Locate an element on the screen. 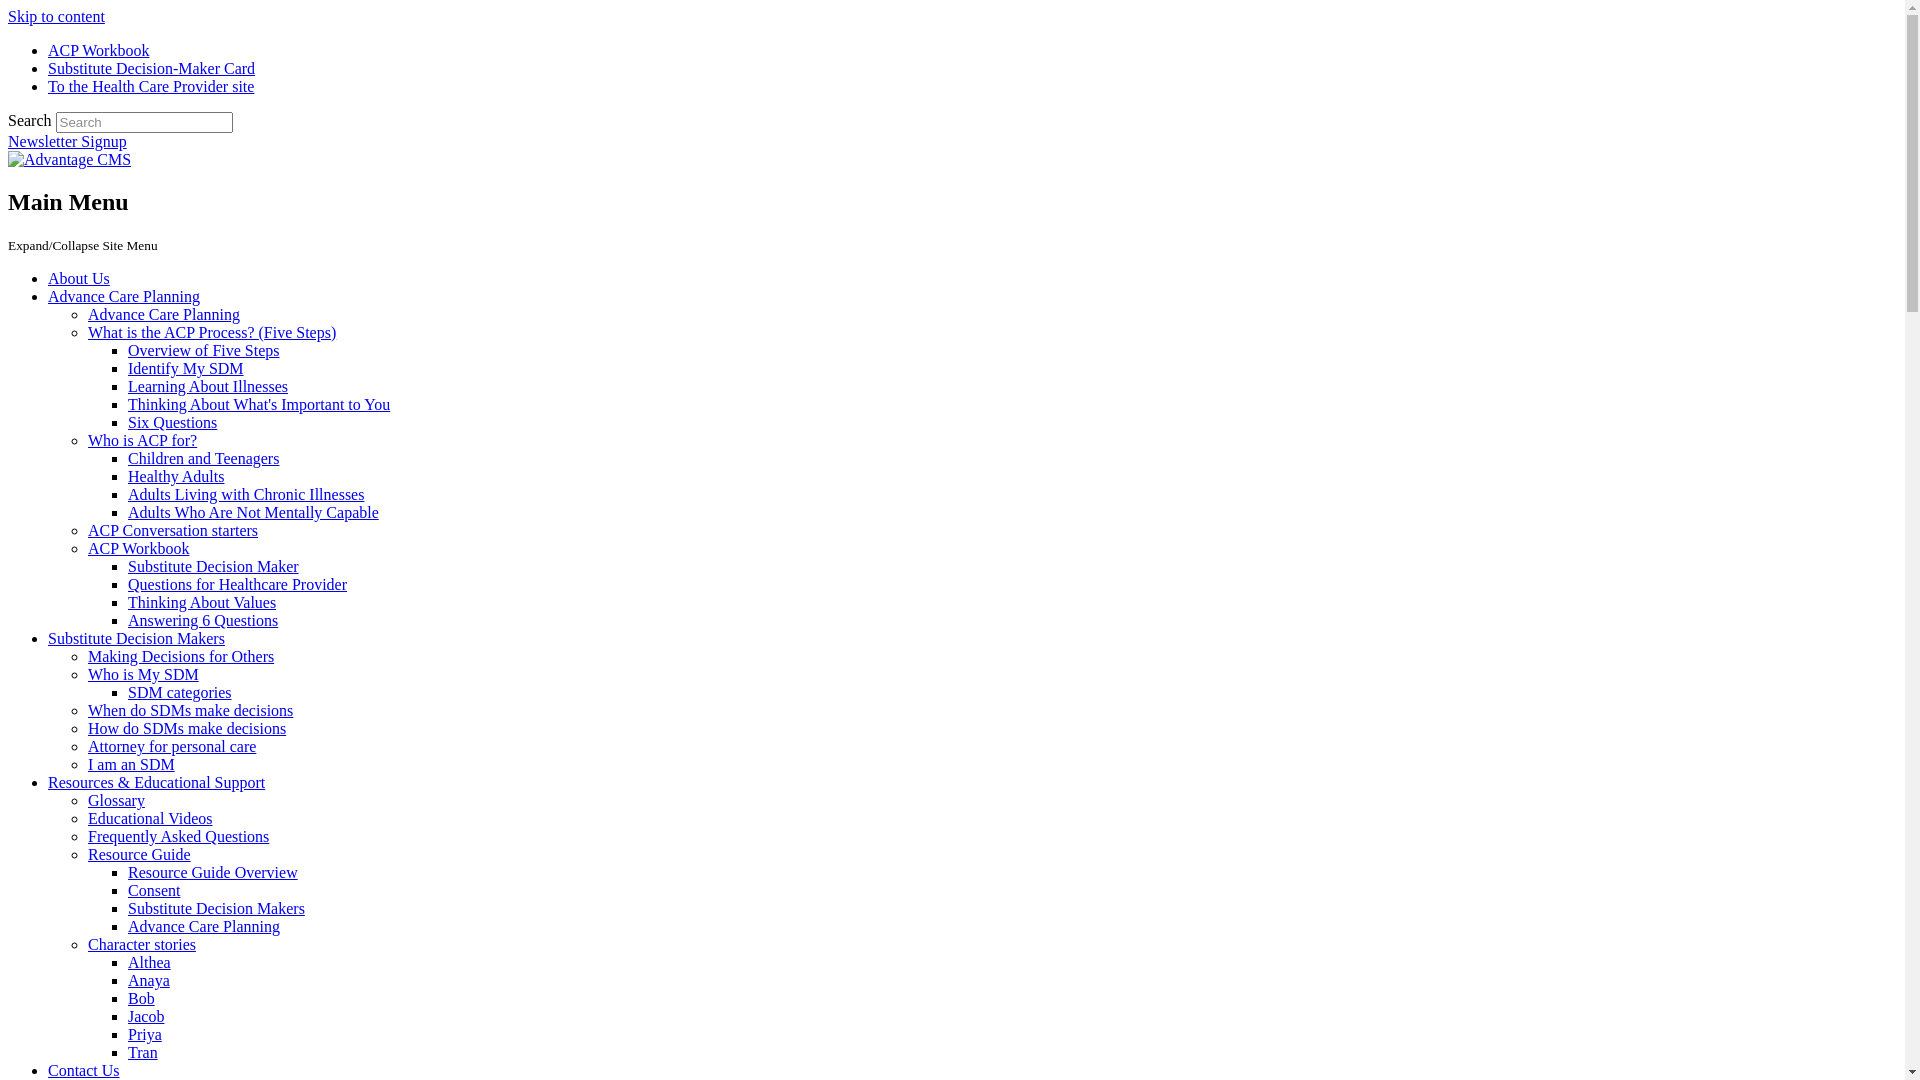 Image resolution: width=1920 pixels, height=1080 pixels. 'Tran' is located at coordinates (142, 1051).